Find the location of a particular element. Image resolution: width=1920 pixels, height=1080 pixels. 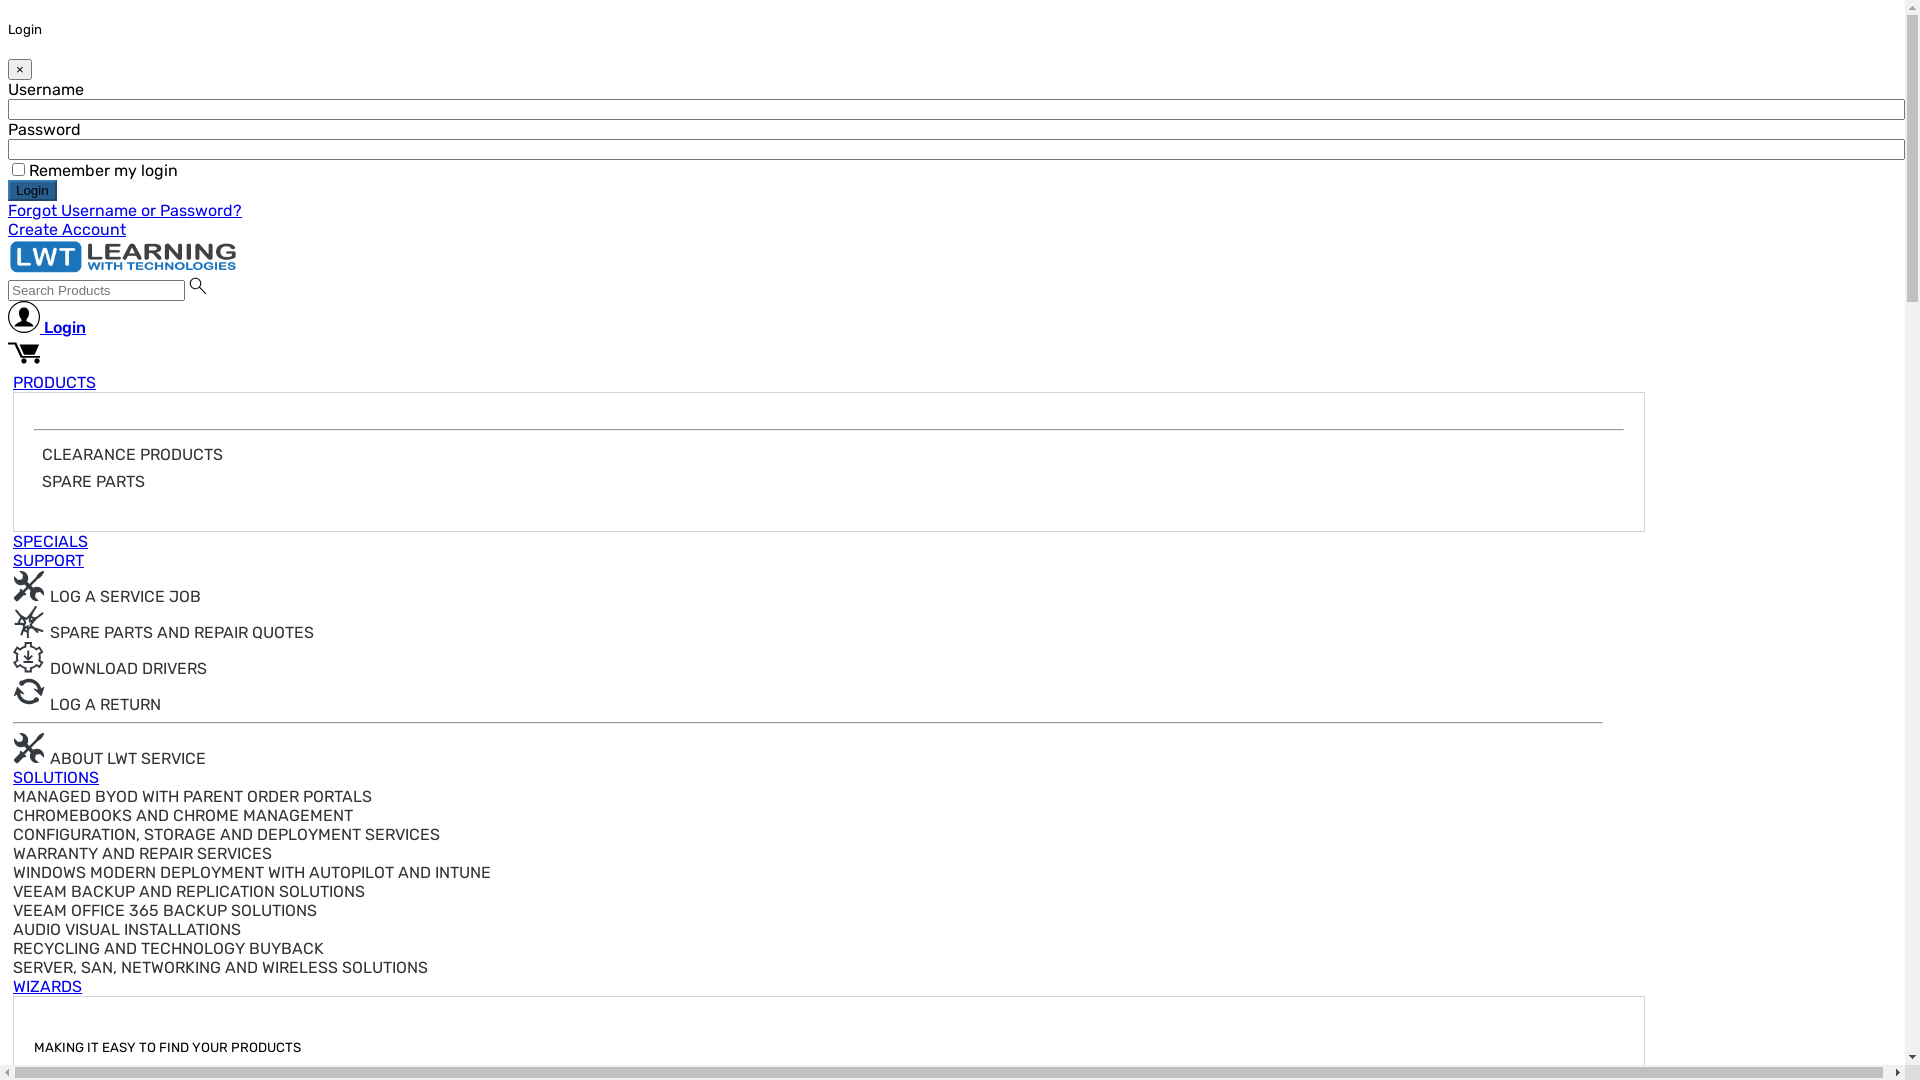

'VEEAM BACKUP AND REPLICATION SOLUTIONS' is located at coordinates (188, 890).